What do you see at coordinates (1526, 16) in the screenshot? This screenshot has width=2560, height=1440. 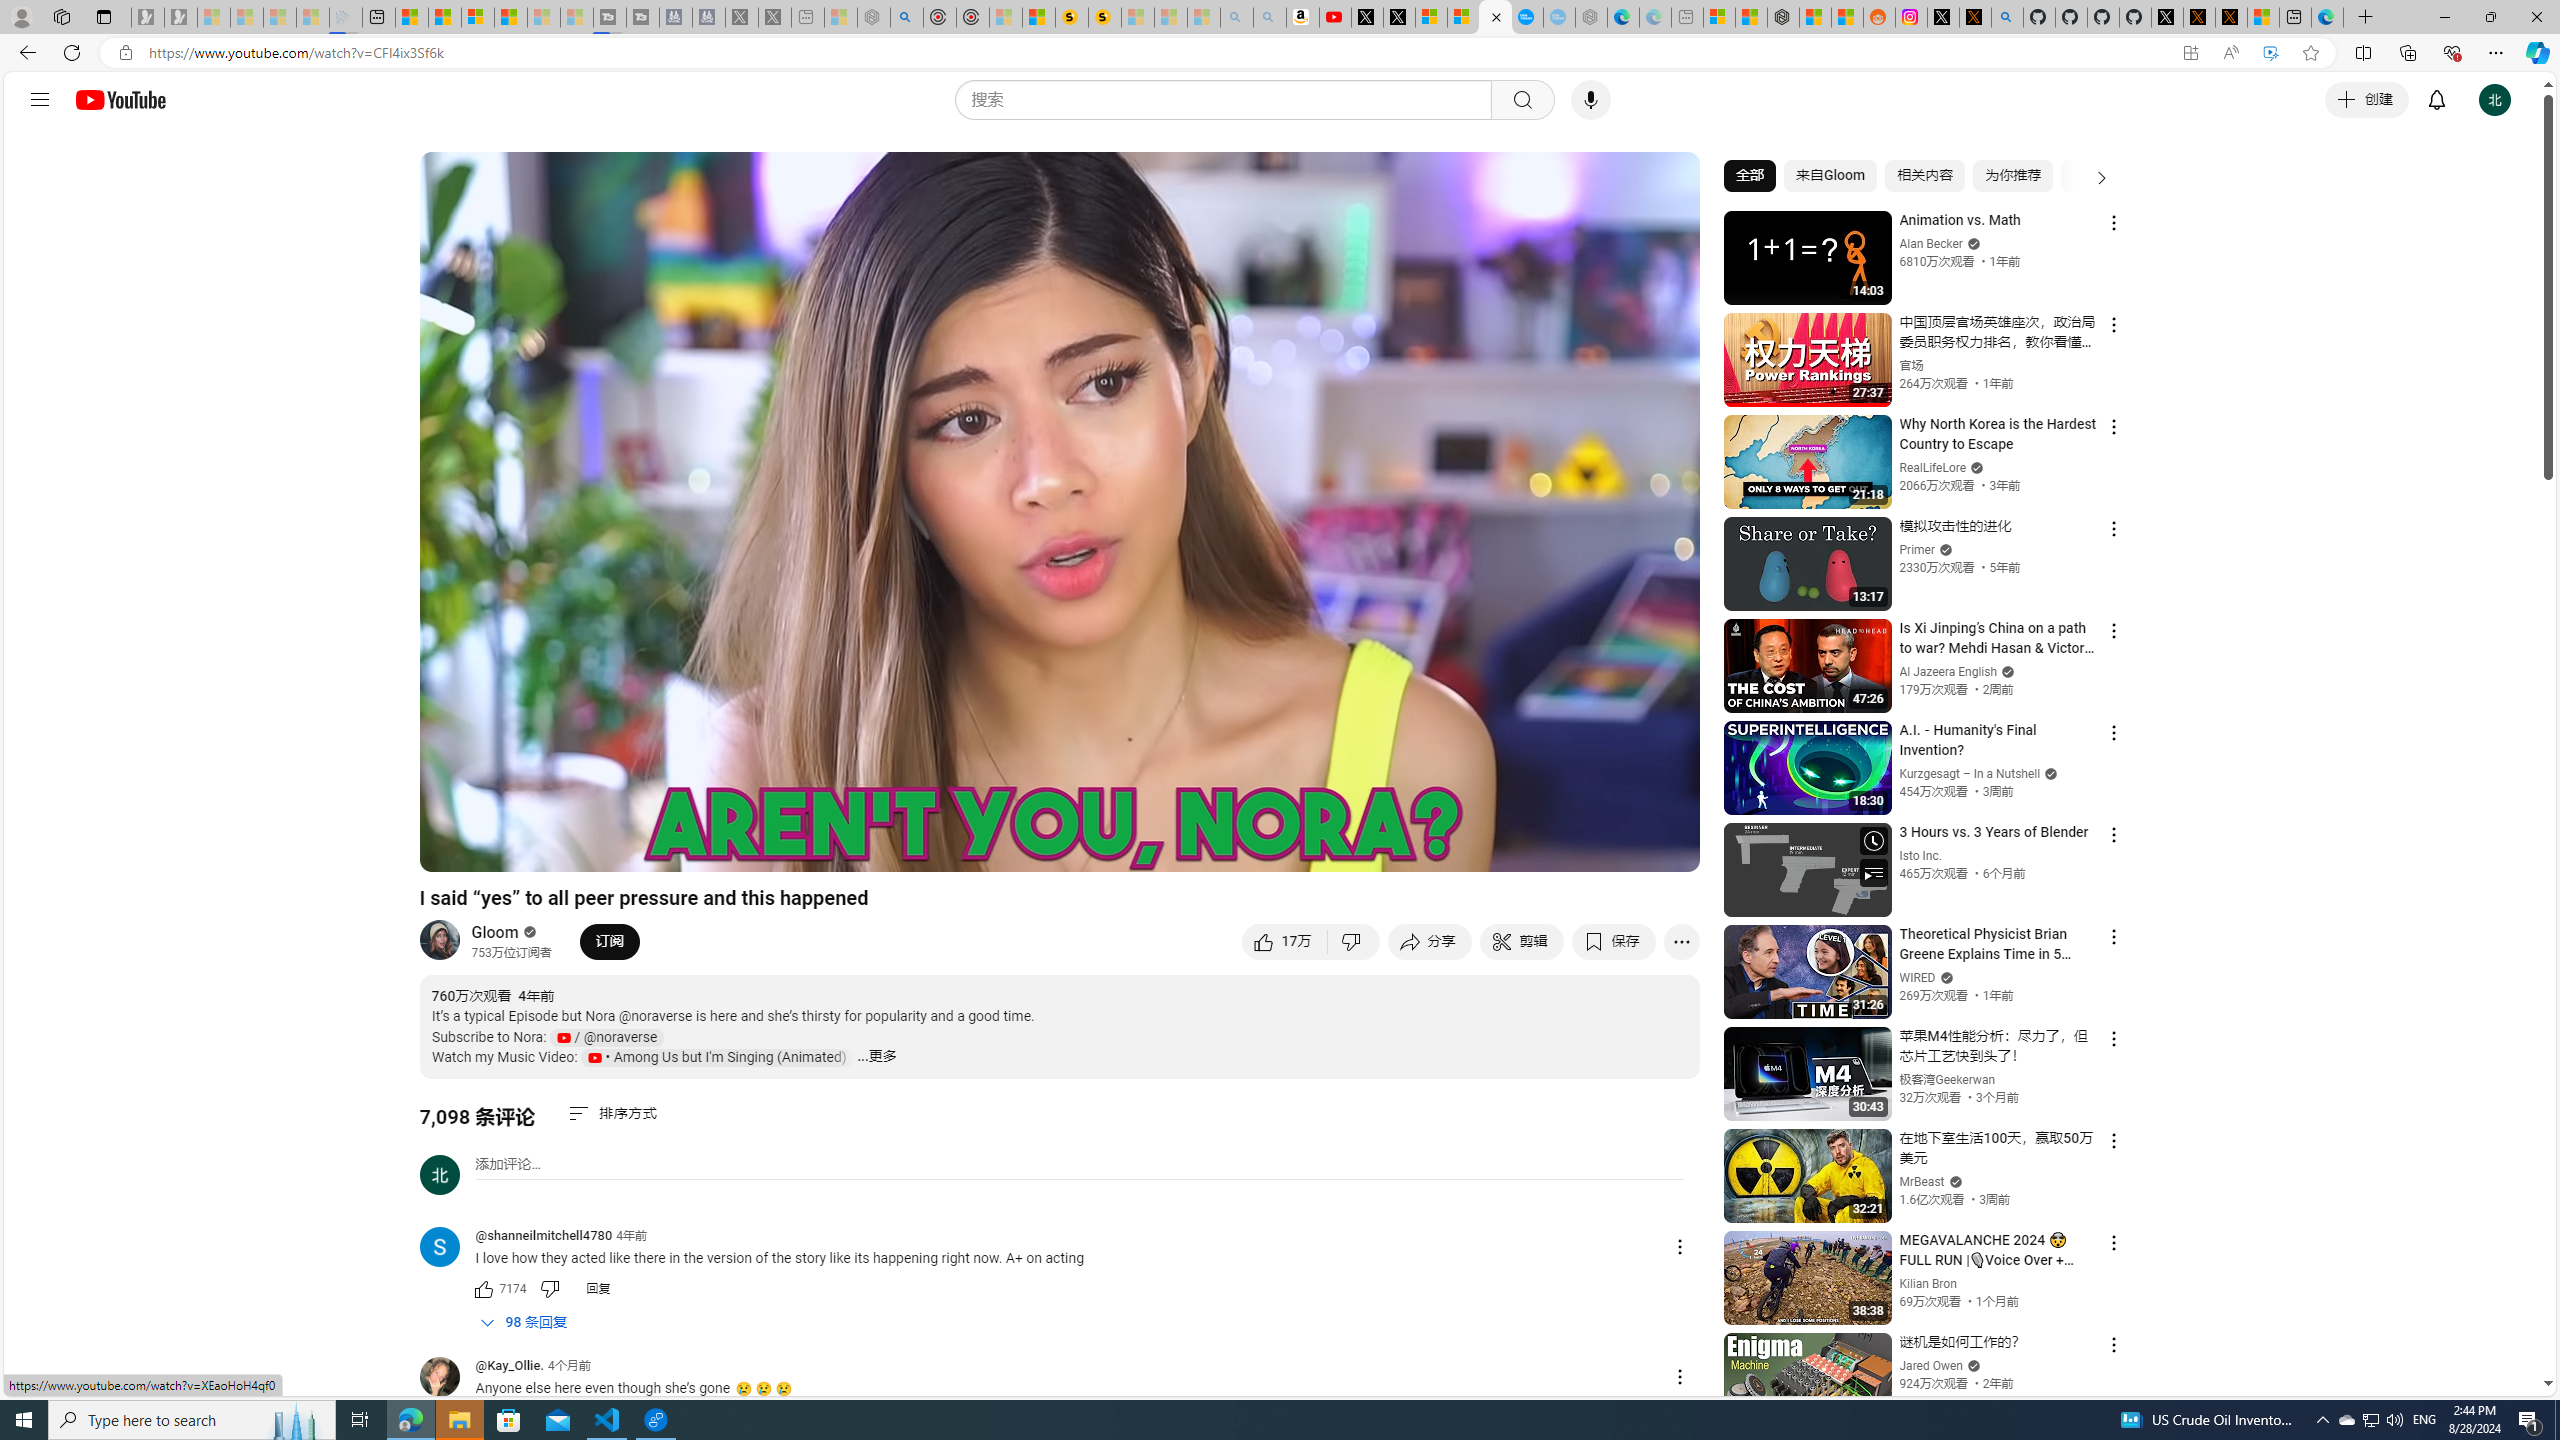 I see `'Opinion: Op-Ed and Commentary - USA TODAY'` at bounding box center [1526, 16].